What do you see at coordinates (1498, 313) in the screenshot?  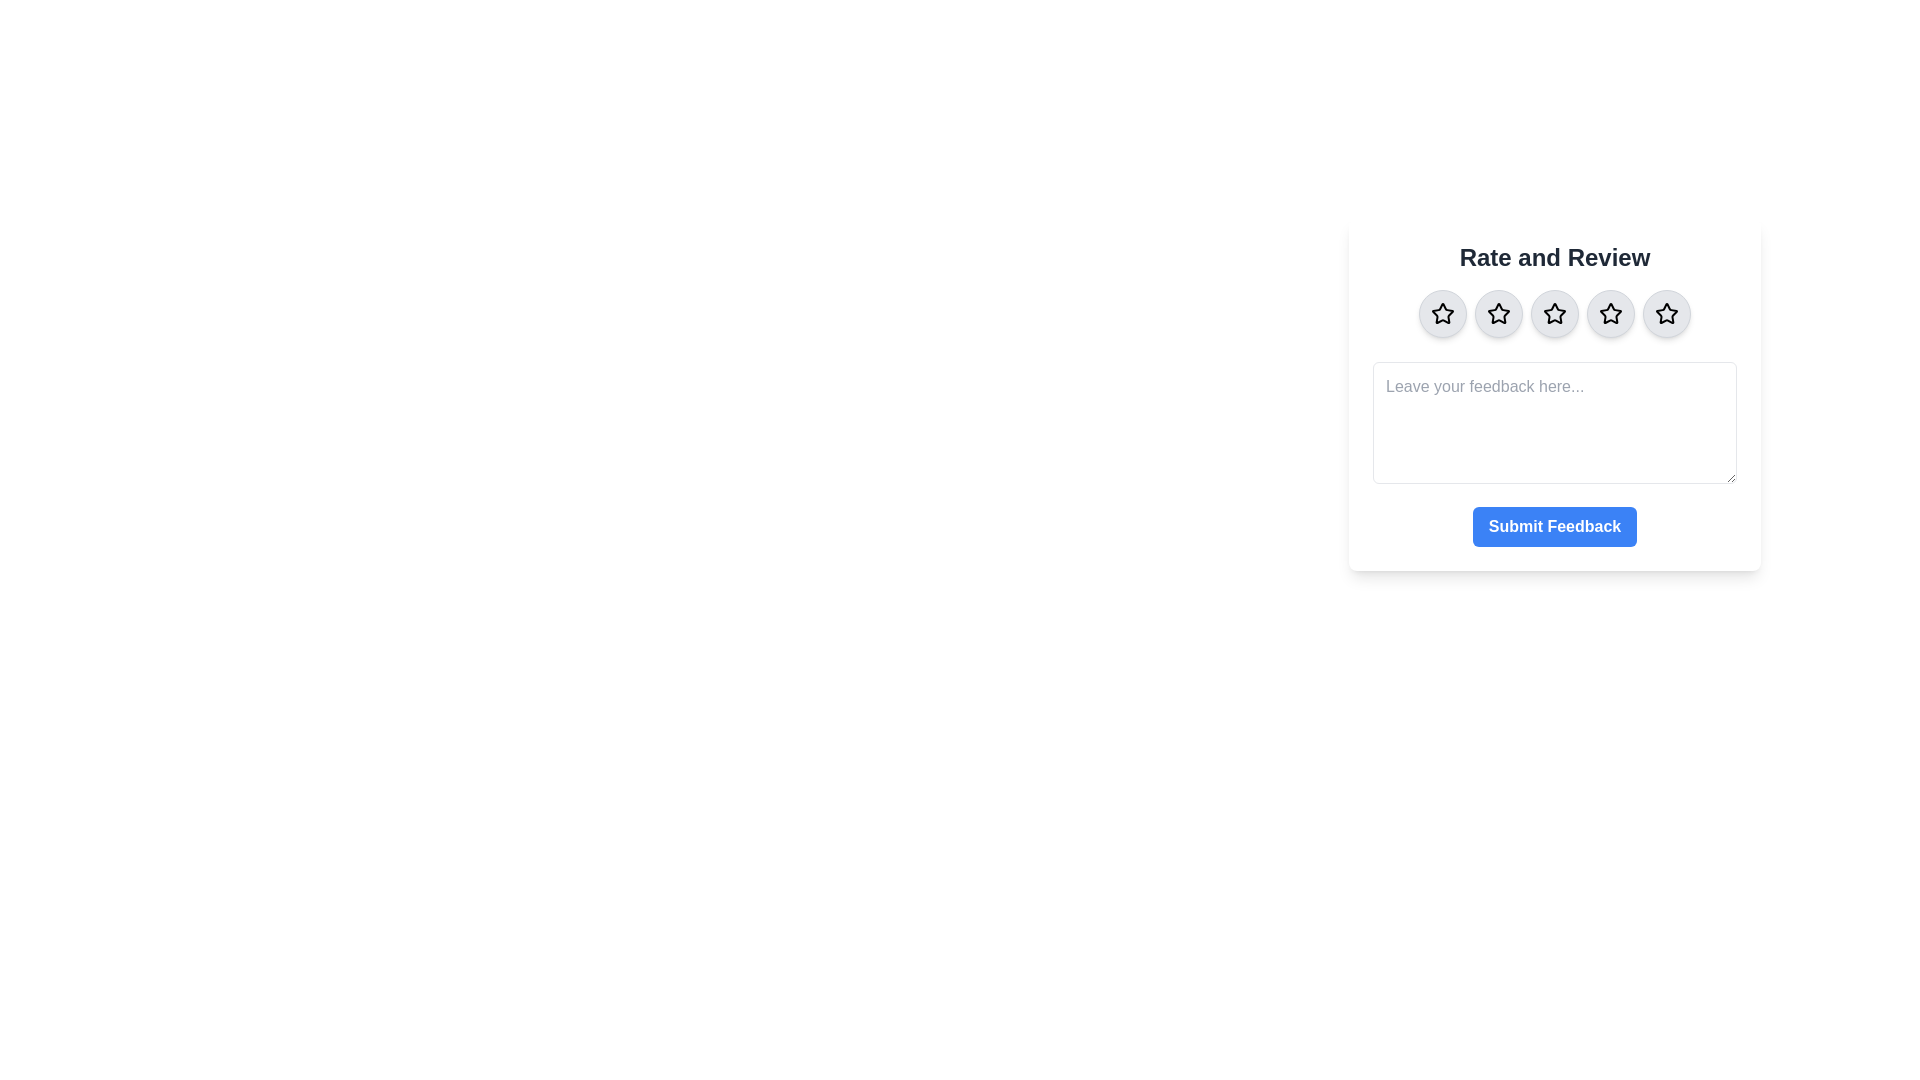 I see `the second circular button containing a black star icon in the horizontal row of five buttons above the feedback form` at bounding box center [1498, 313].